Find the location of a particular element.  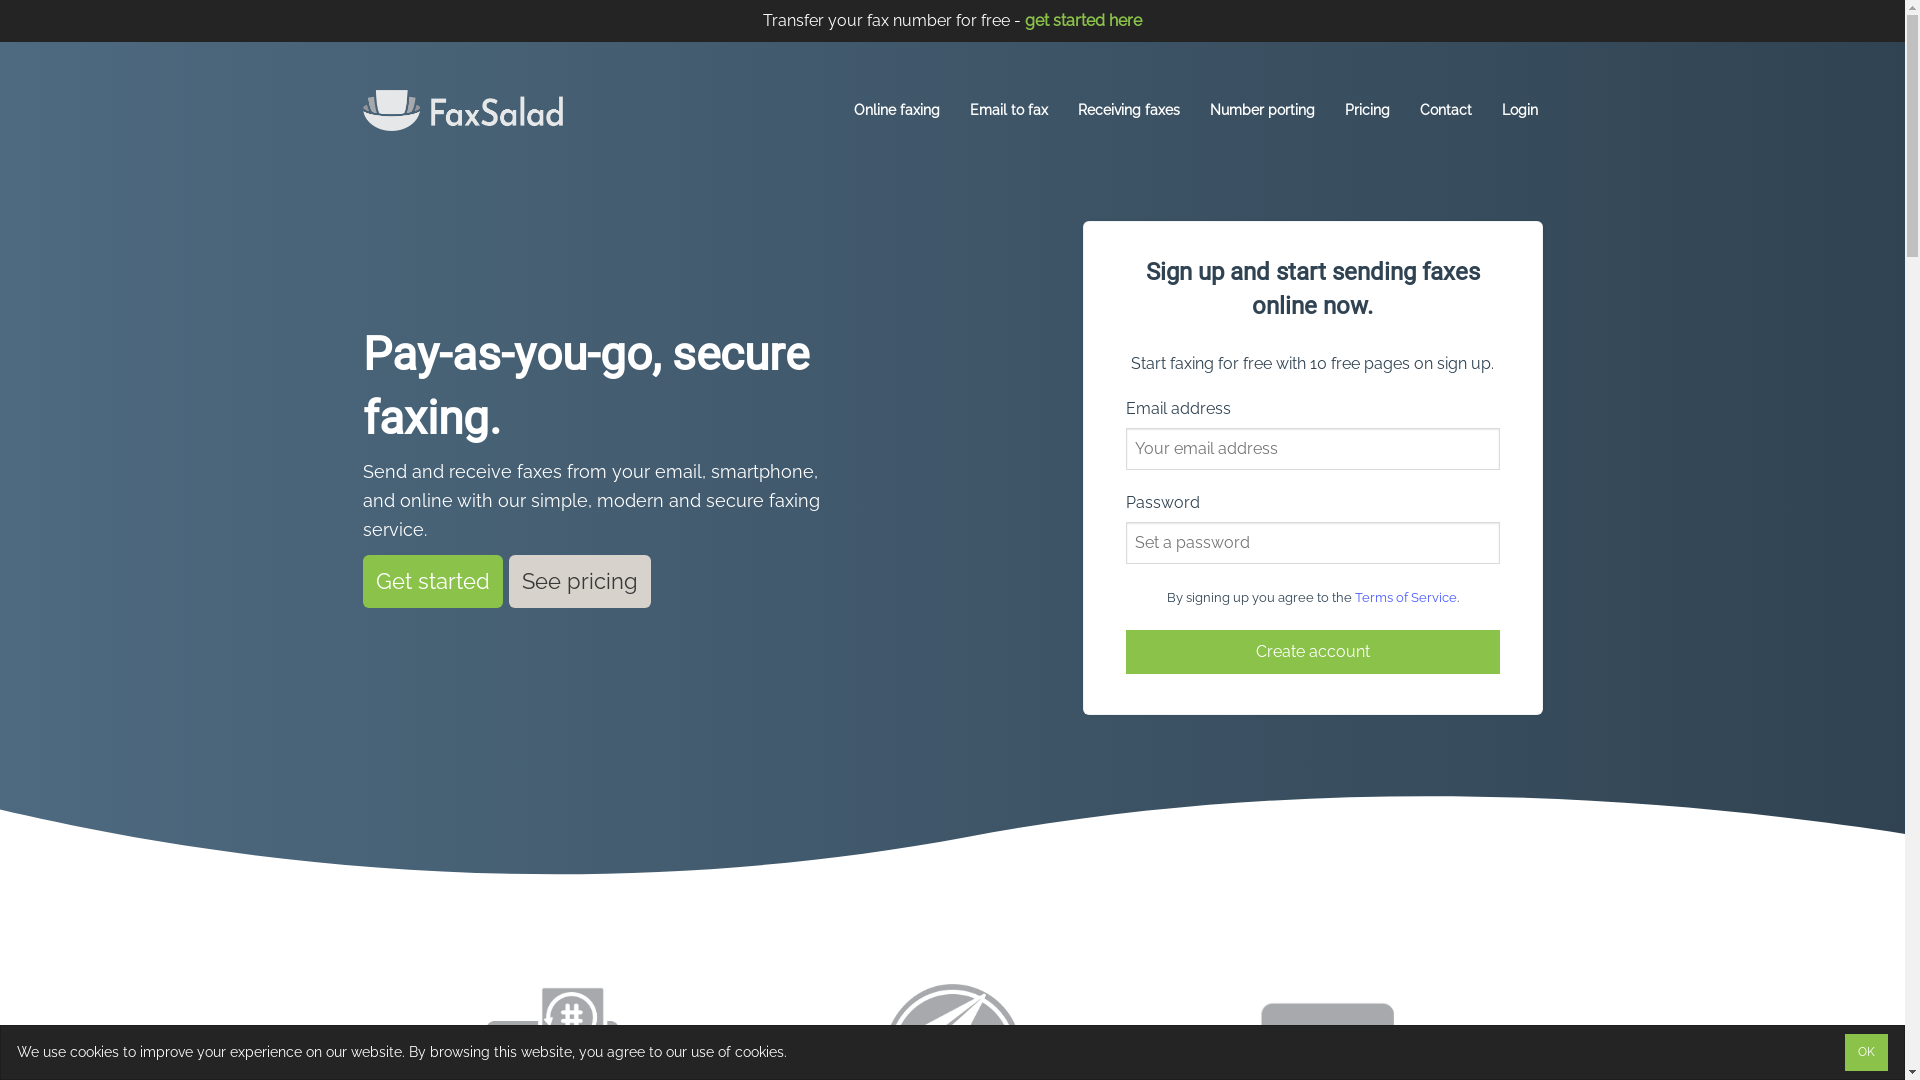

'get started here' is located at coordinates (1082, 20).